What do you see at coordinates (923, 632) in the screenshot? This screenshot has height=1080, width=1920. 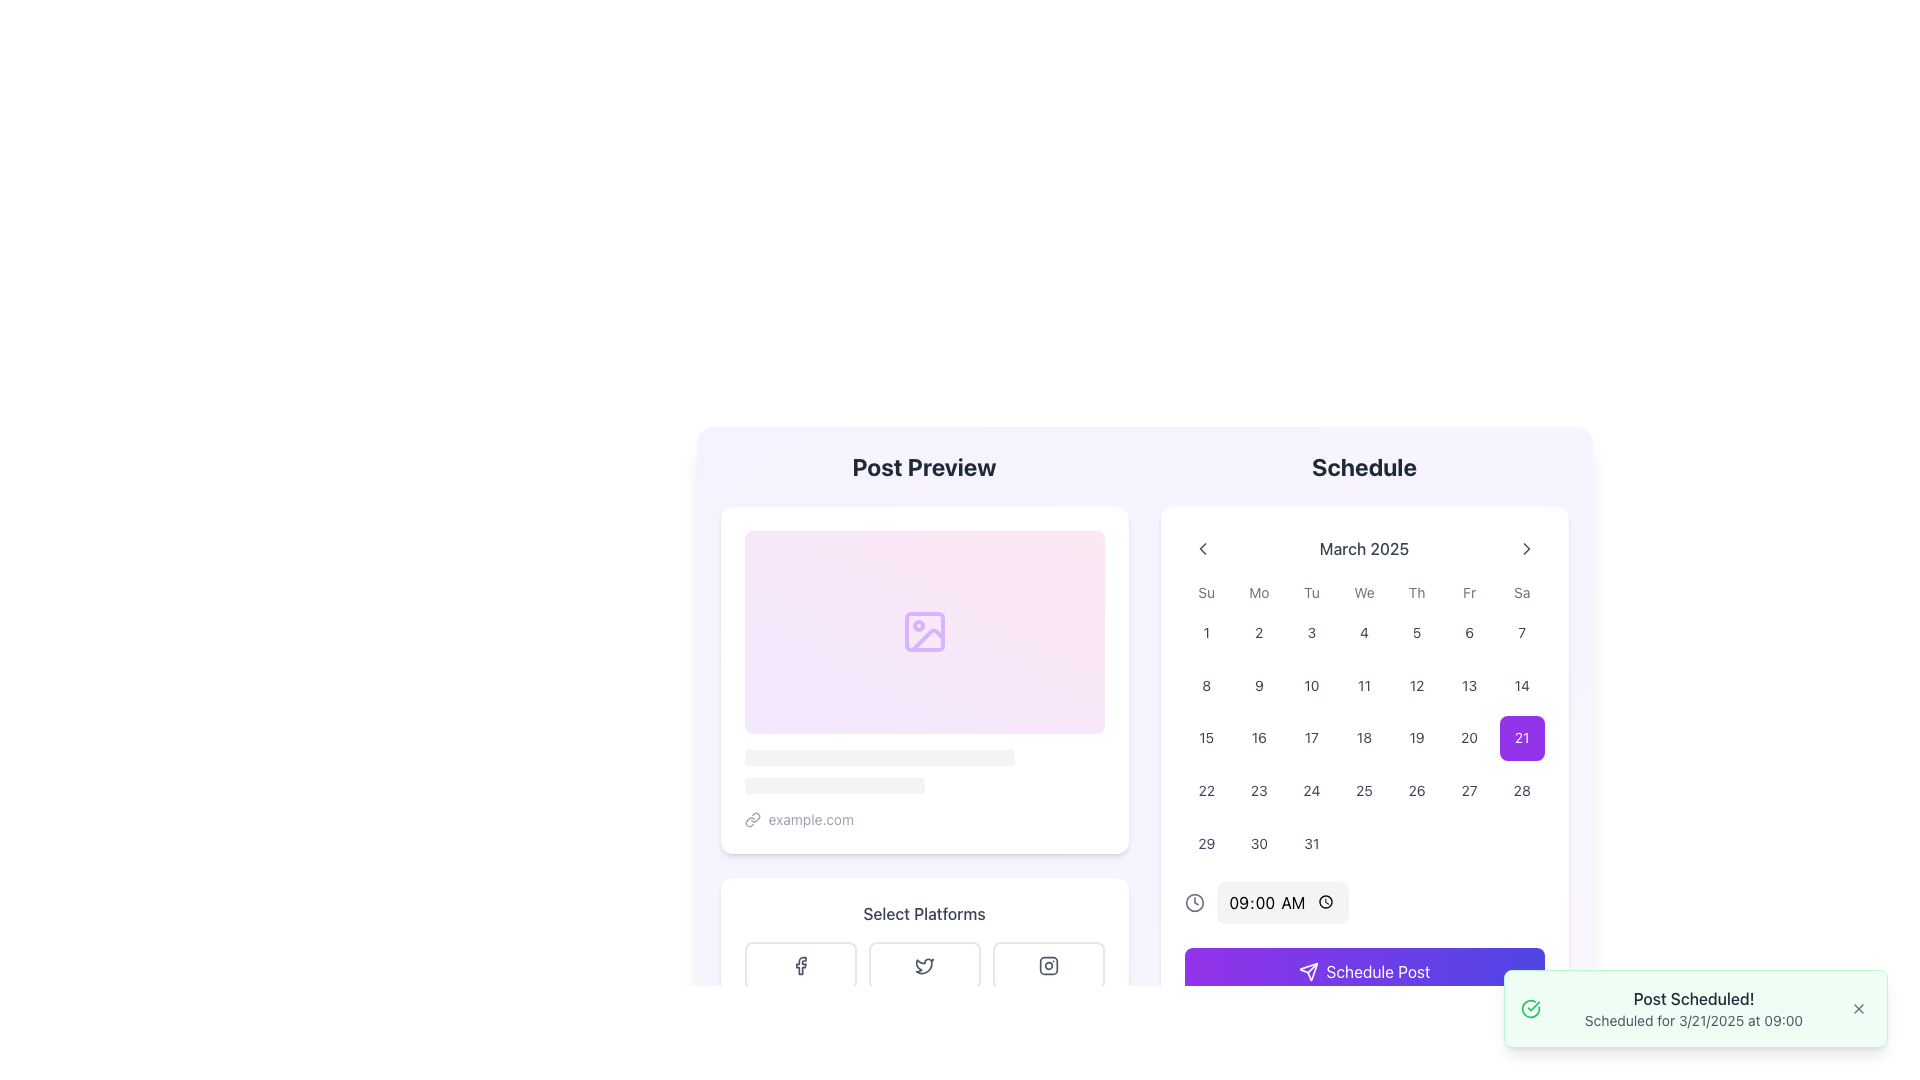 I see `the rectangular SVG element with curved corners located in the 'Post Preview' section of the interface, which is part of an icon resembling a picture representation` at bounding box center [923, 632].